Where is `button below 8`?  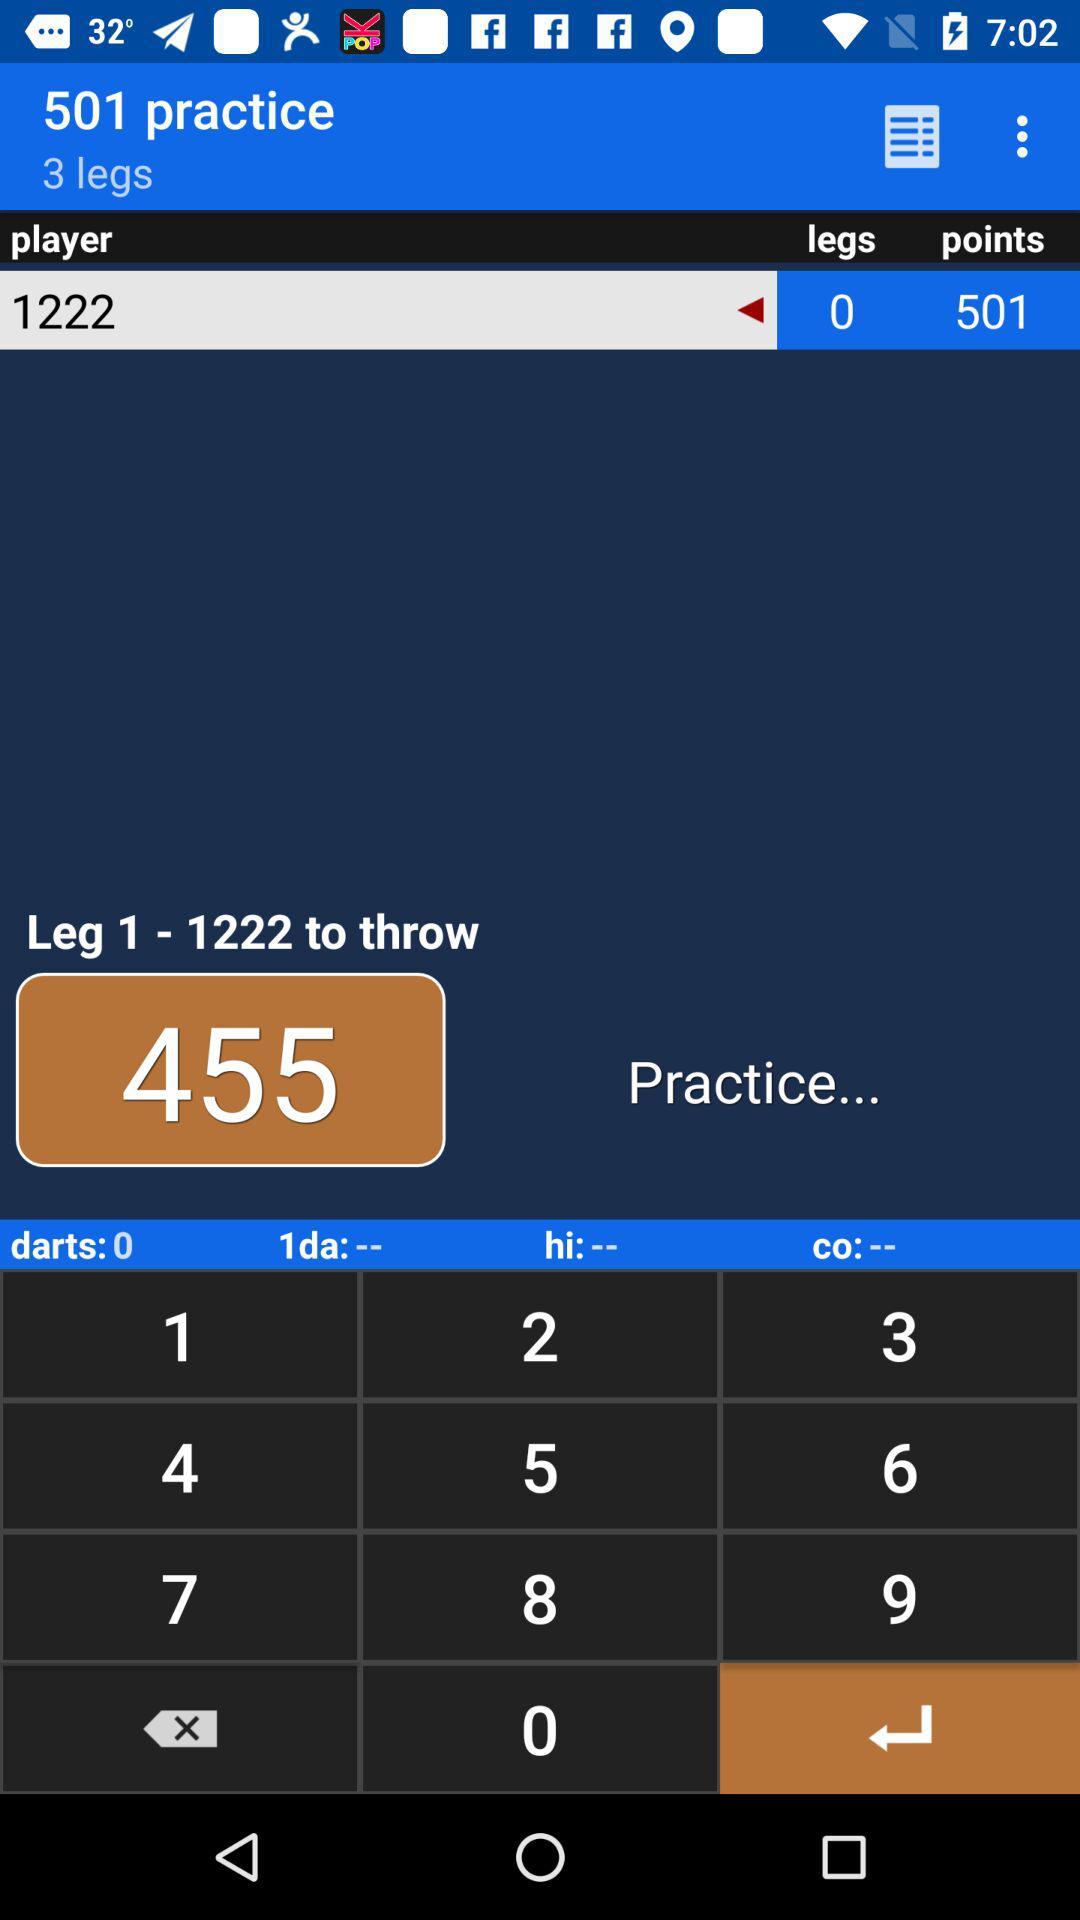 button below 8 is located at coordinates (898, 1727).